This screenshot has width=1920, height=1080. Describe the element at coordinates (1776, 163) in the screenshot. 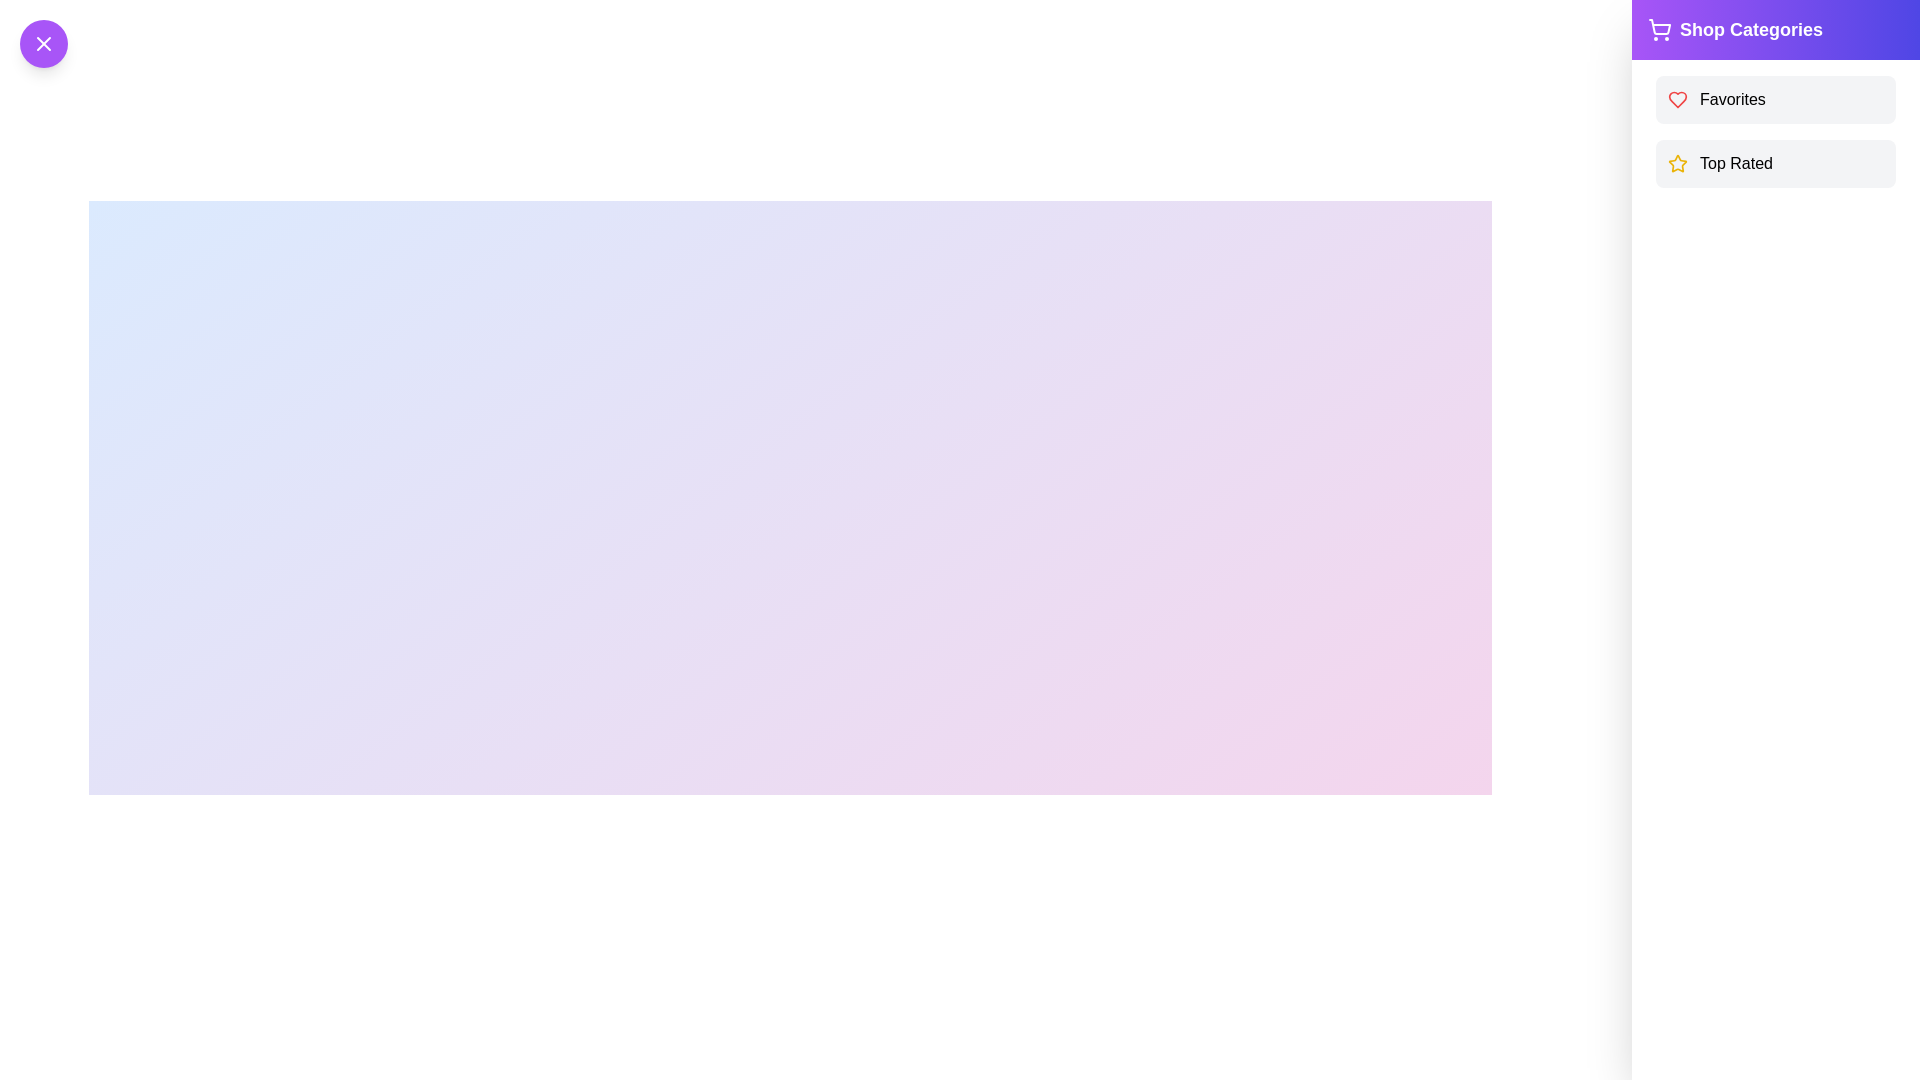

I see `the 'Top Rated' category in the list` at that location.